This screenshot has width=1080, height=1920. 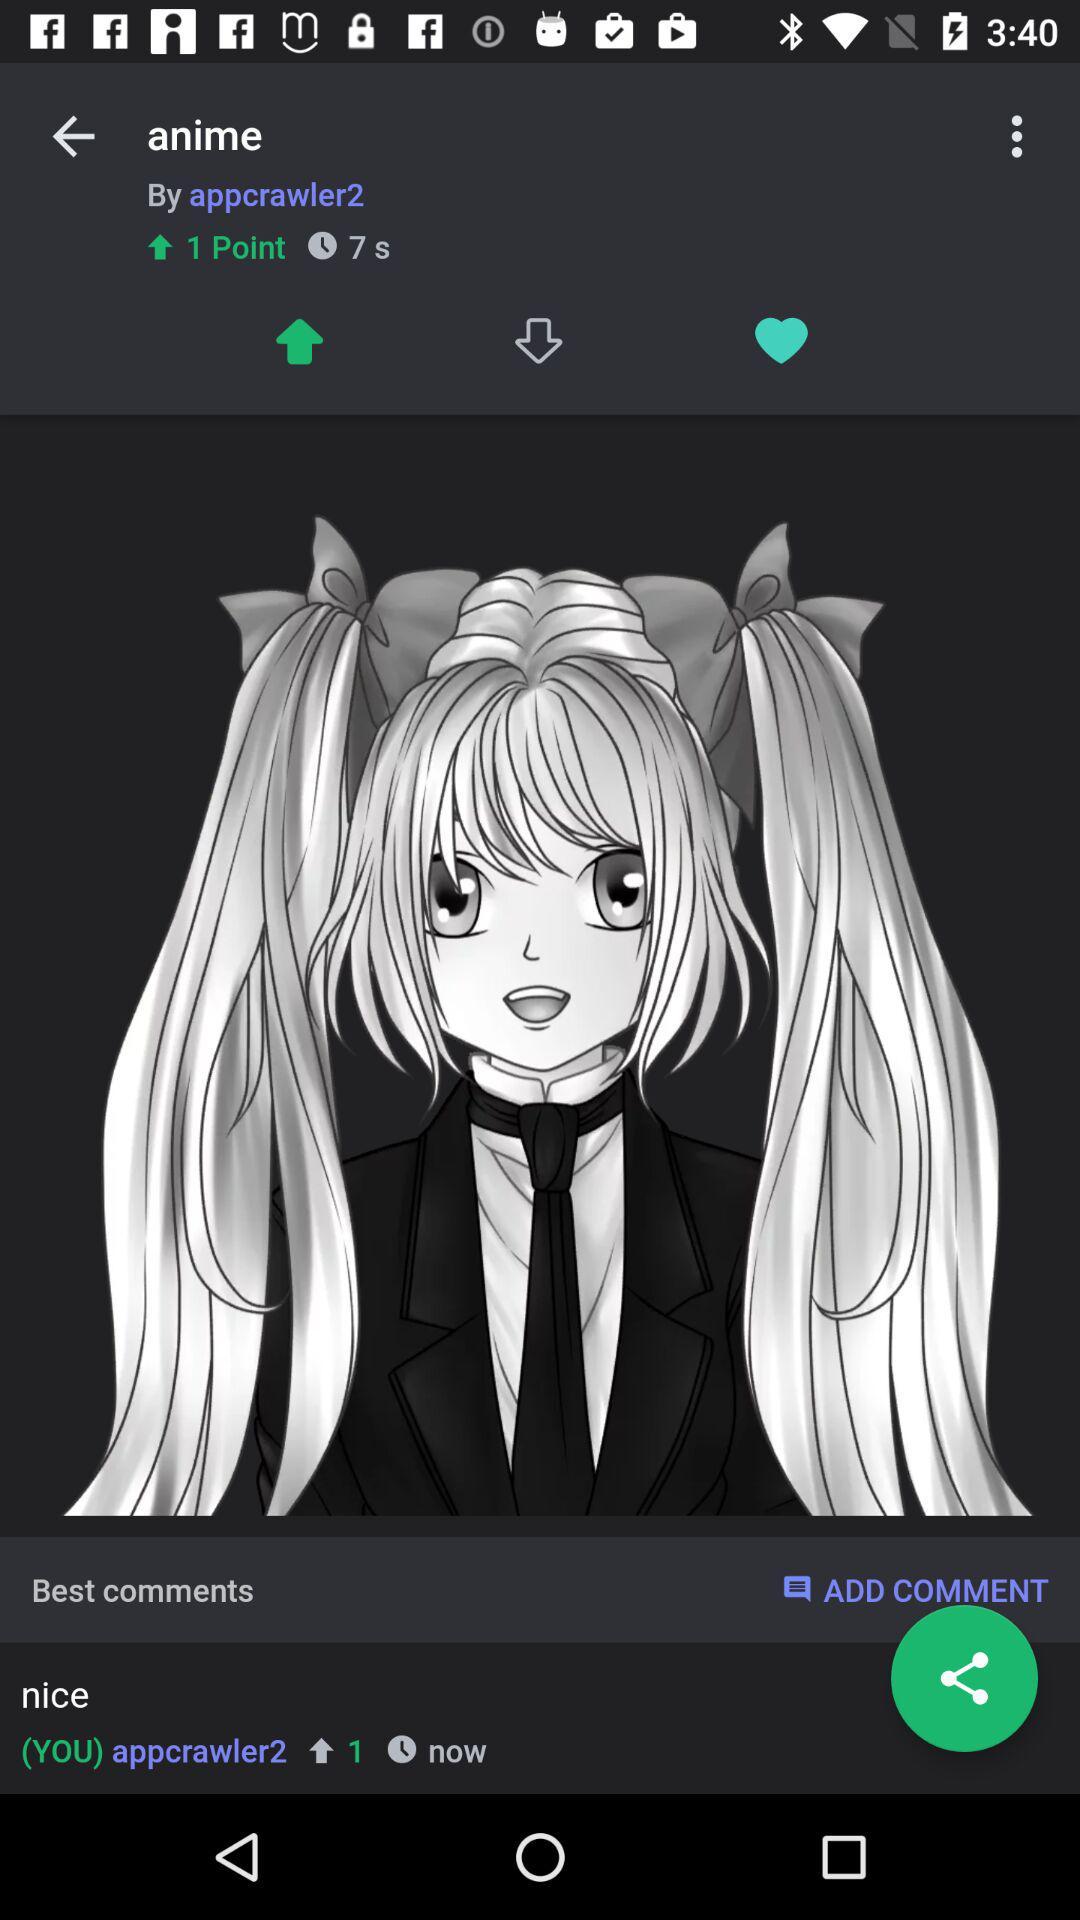 I want to click on like post, so click(x=780, y=341).